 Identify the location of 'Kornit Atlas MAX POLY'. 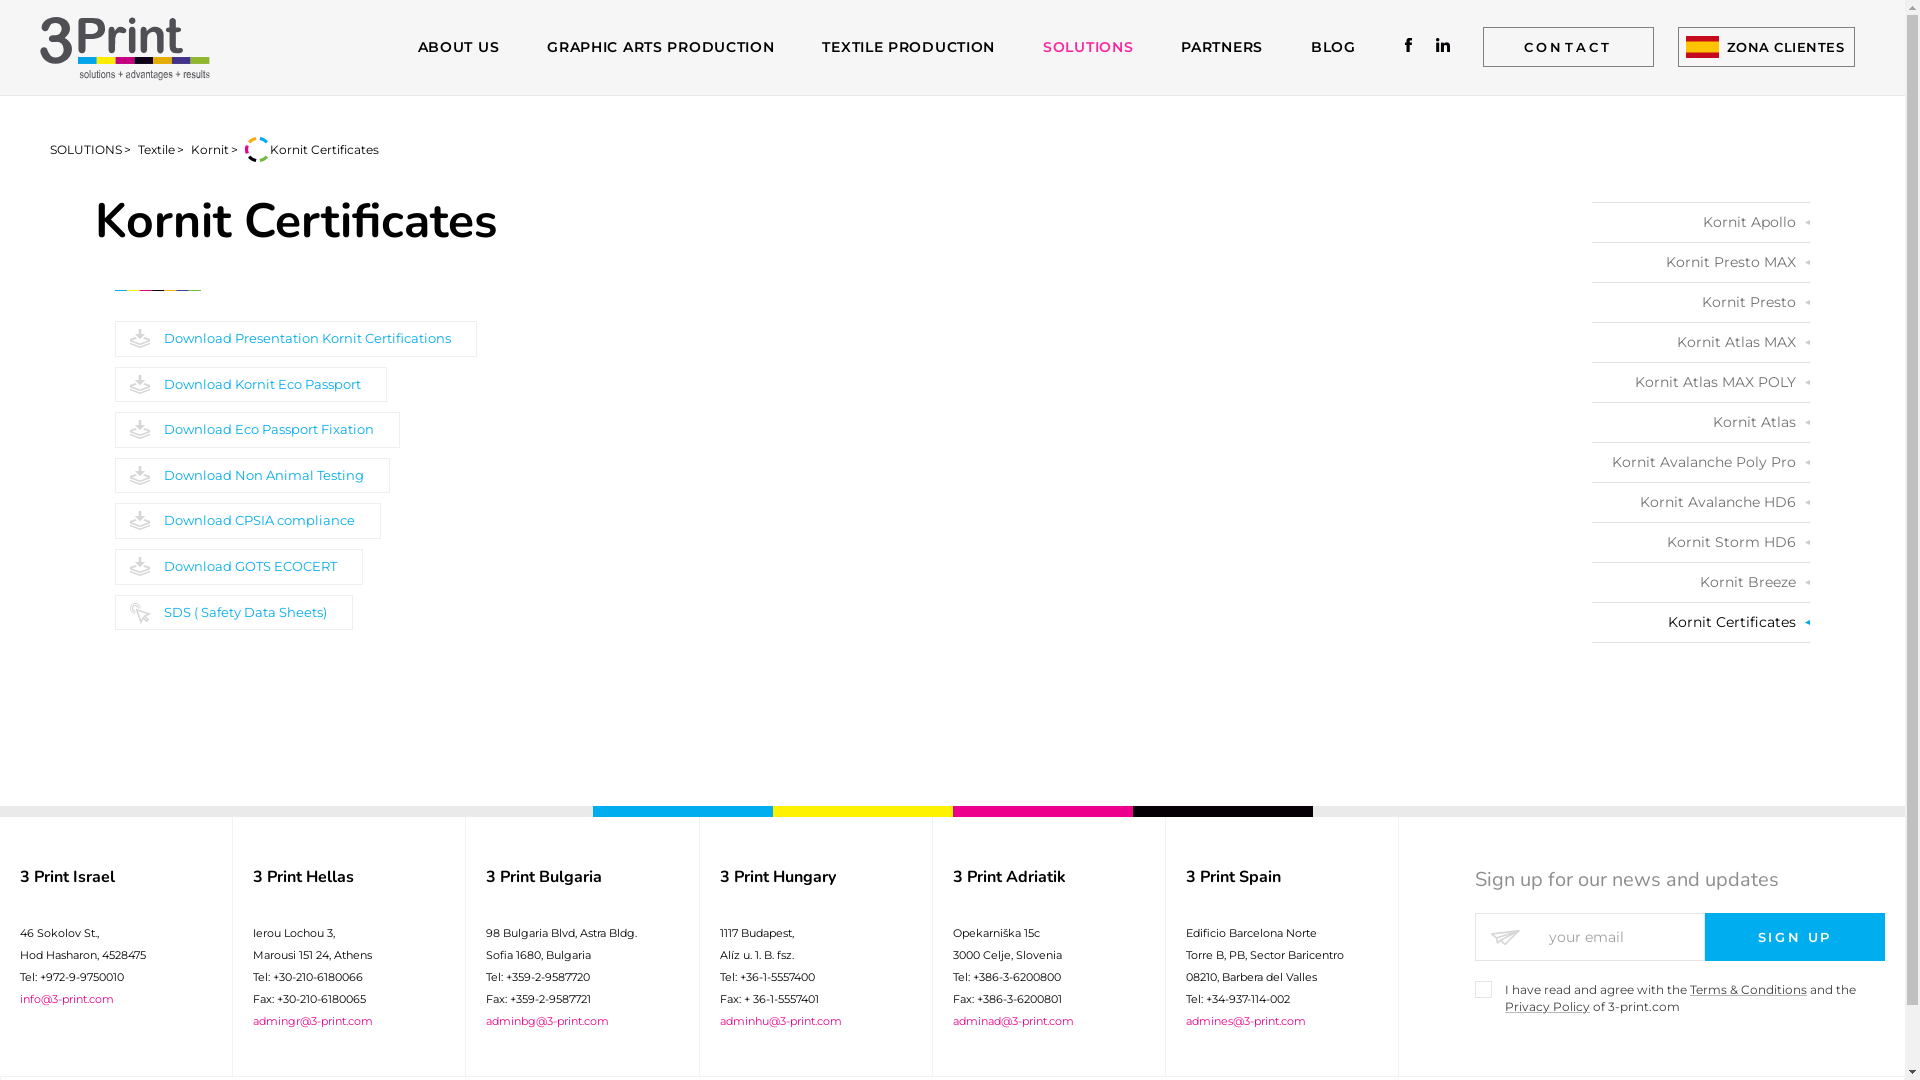
(1591, 382).